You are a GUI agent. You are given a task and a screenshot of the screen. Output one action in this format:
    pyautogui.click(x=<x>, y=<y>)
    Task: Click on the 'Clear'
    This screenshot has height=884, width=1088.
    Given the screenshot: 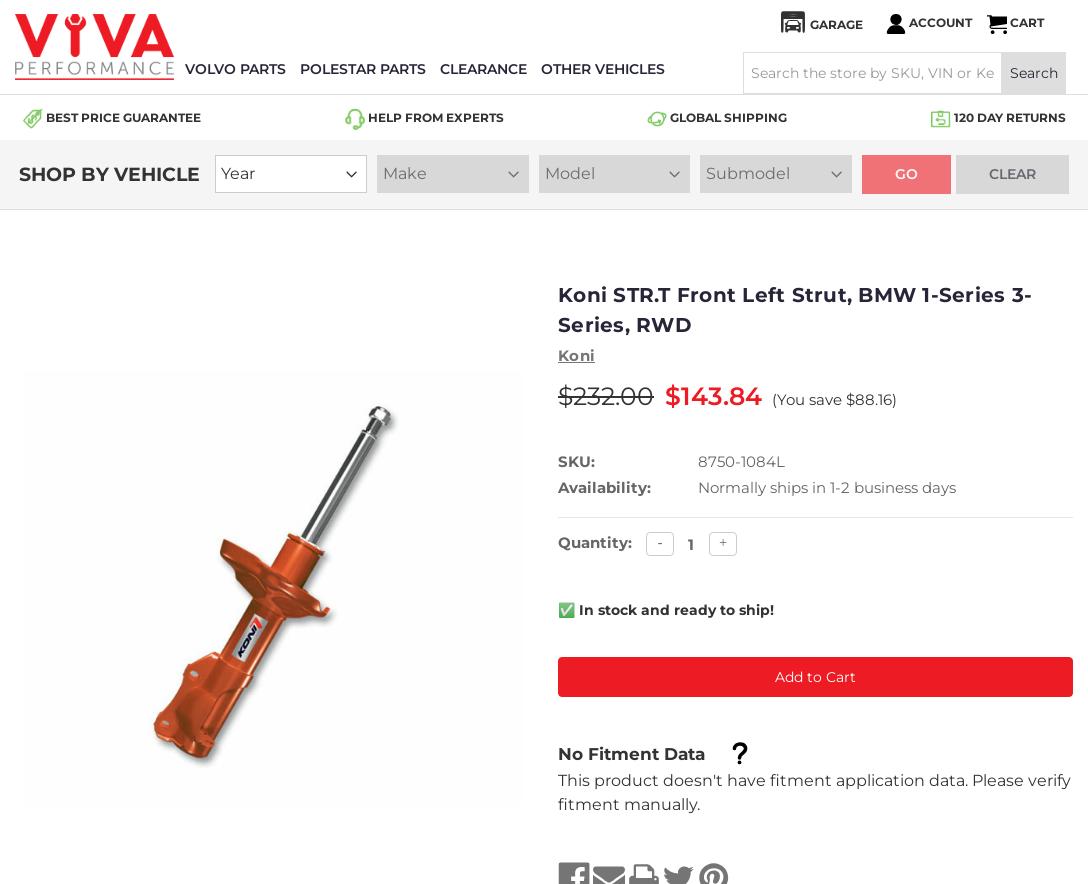 What is the action you would take?
    pyautogui.click(x=1011, y=172)
    